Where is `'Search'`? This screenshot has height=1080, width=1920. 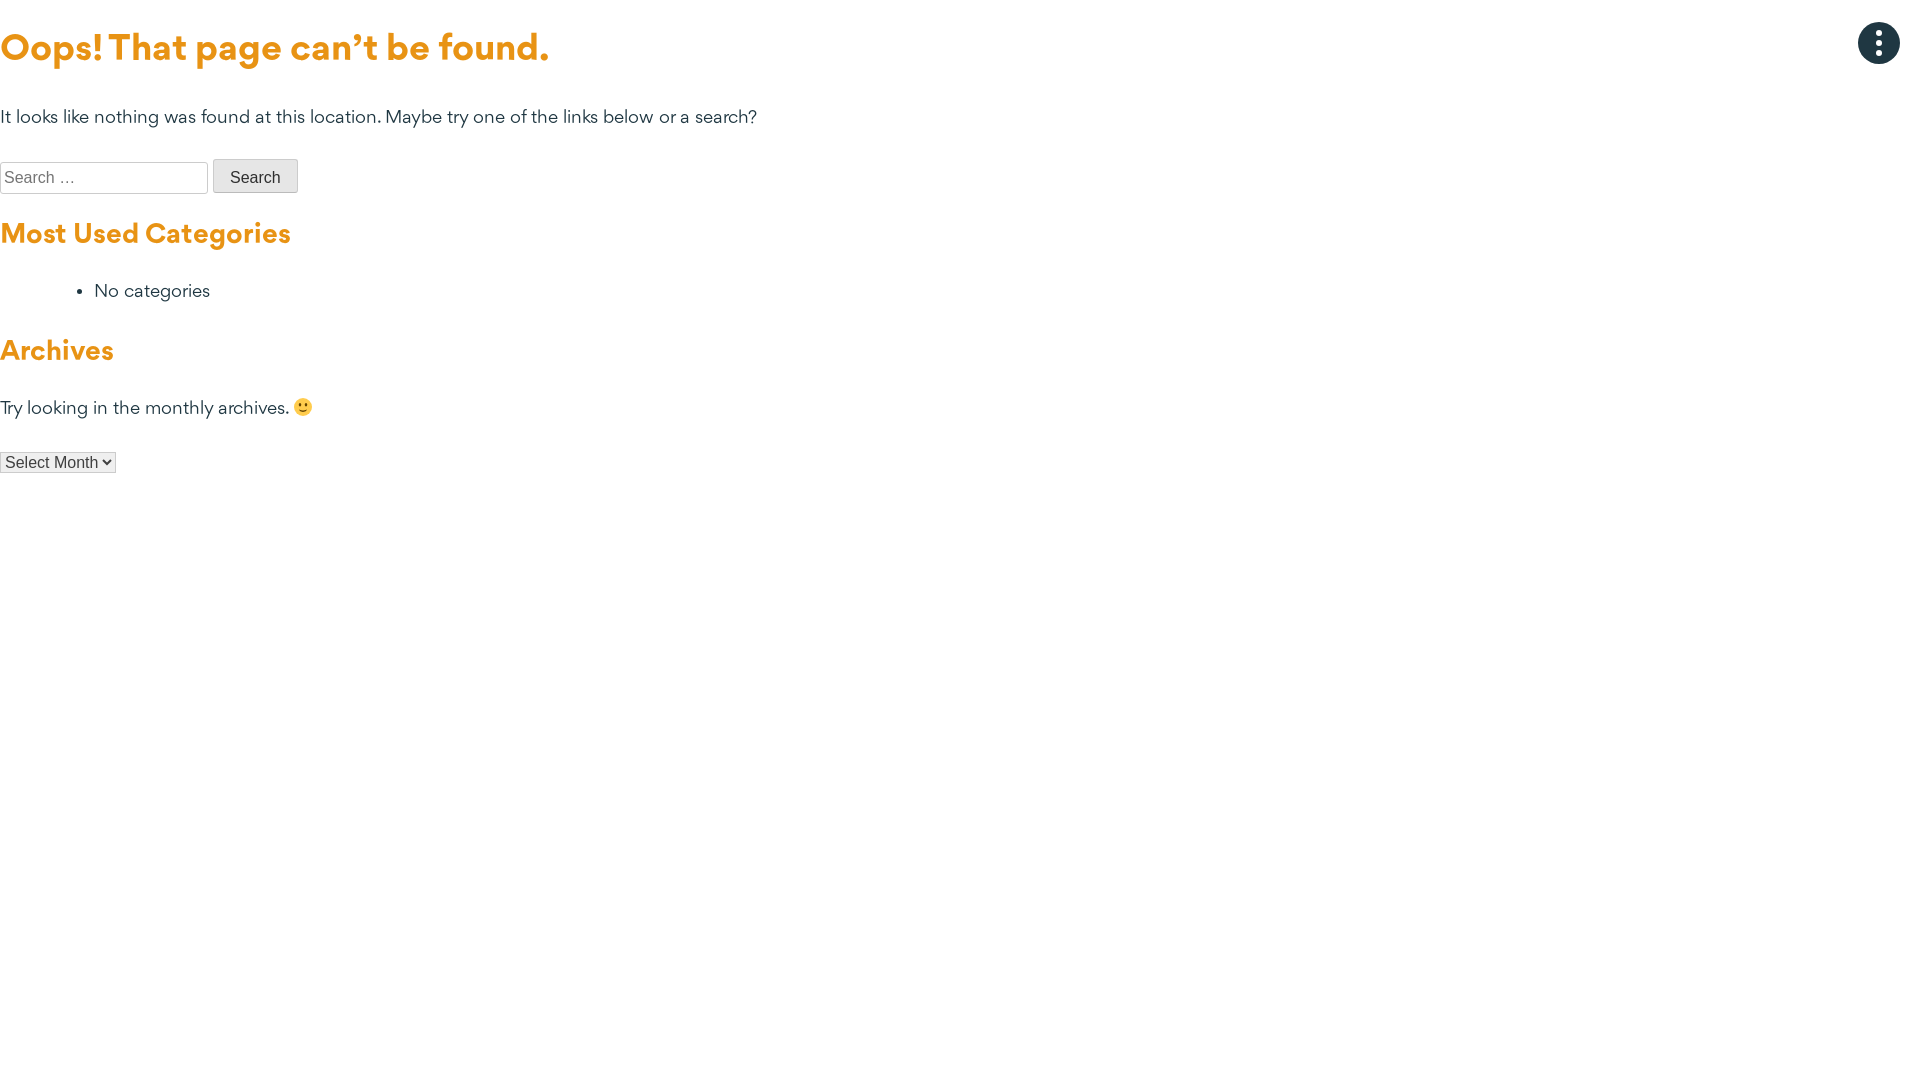 'Search' is located at coordinates (254, 175).